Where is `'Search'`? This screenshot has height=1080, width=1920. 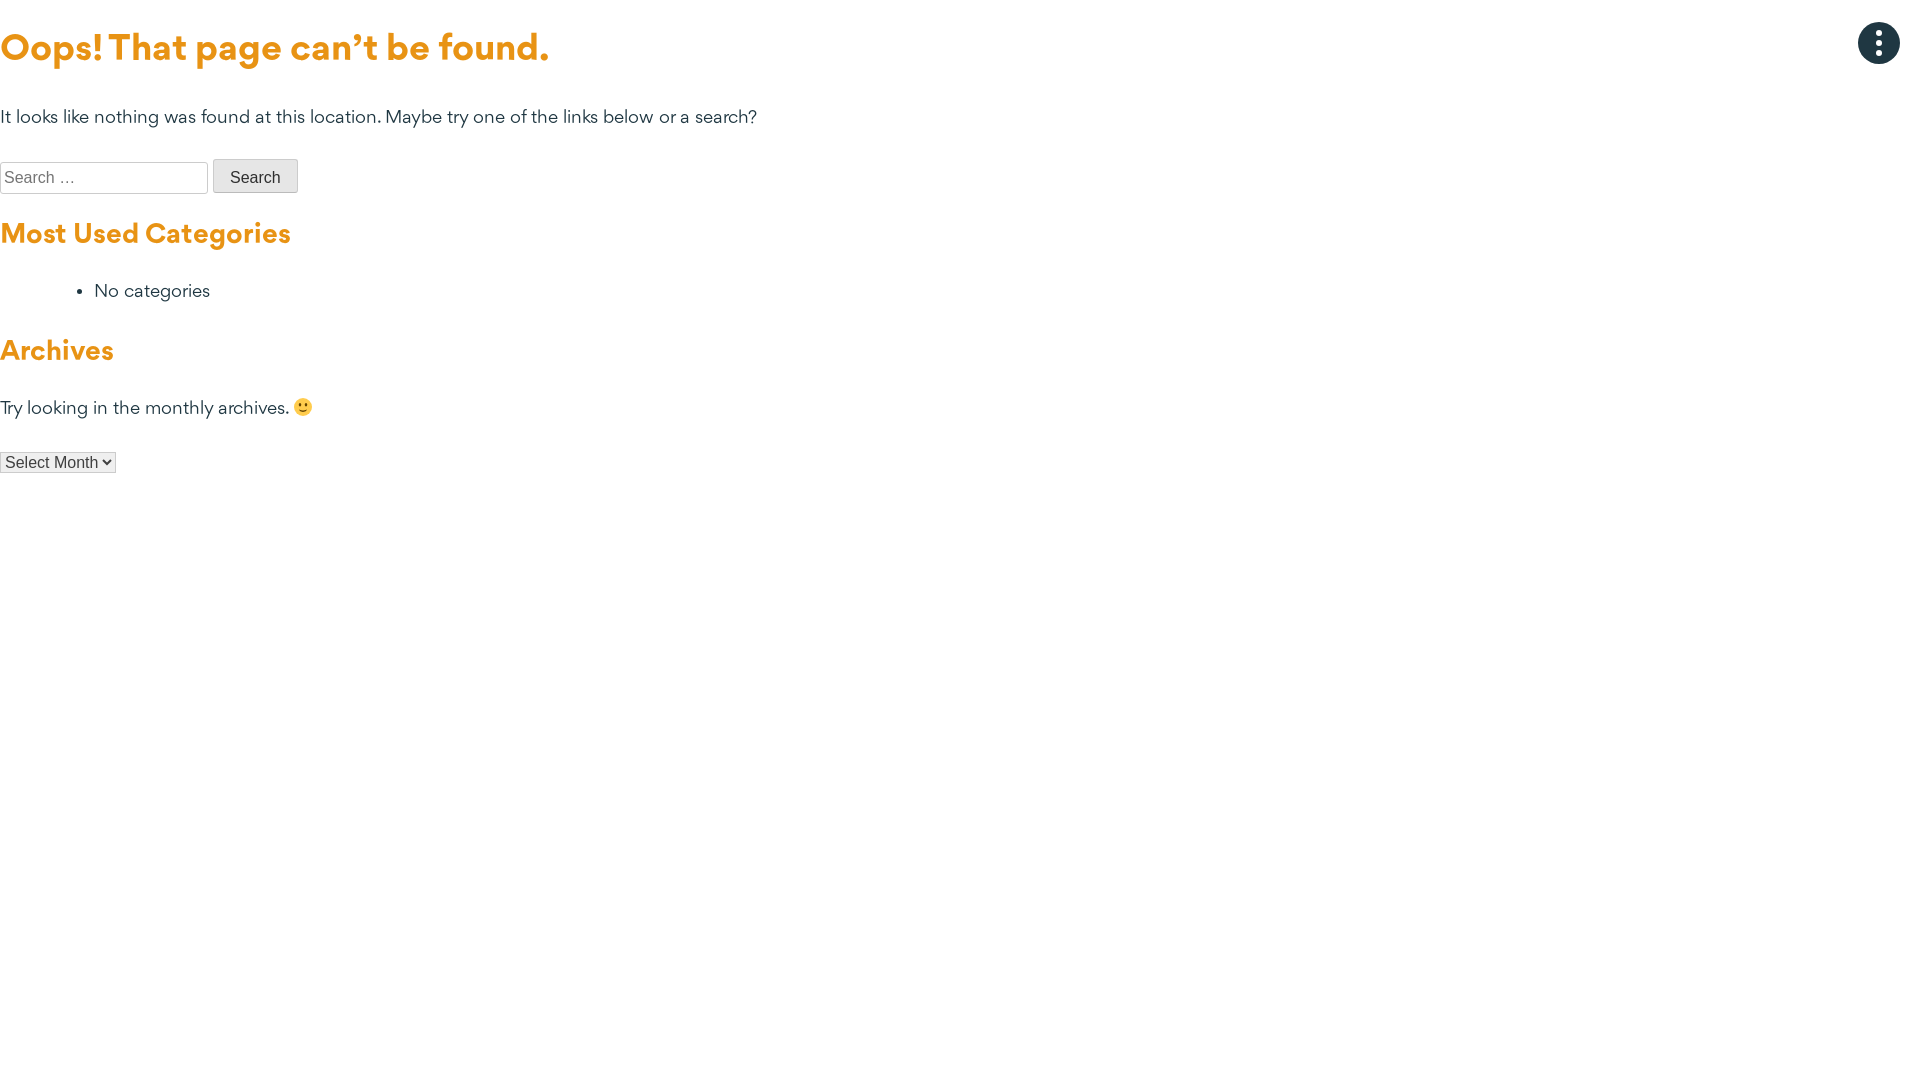 'Search' is located at coordinates (254, 175).